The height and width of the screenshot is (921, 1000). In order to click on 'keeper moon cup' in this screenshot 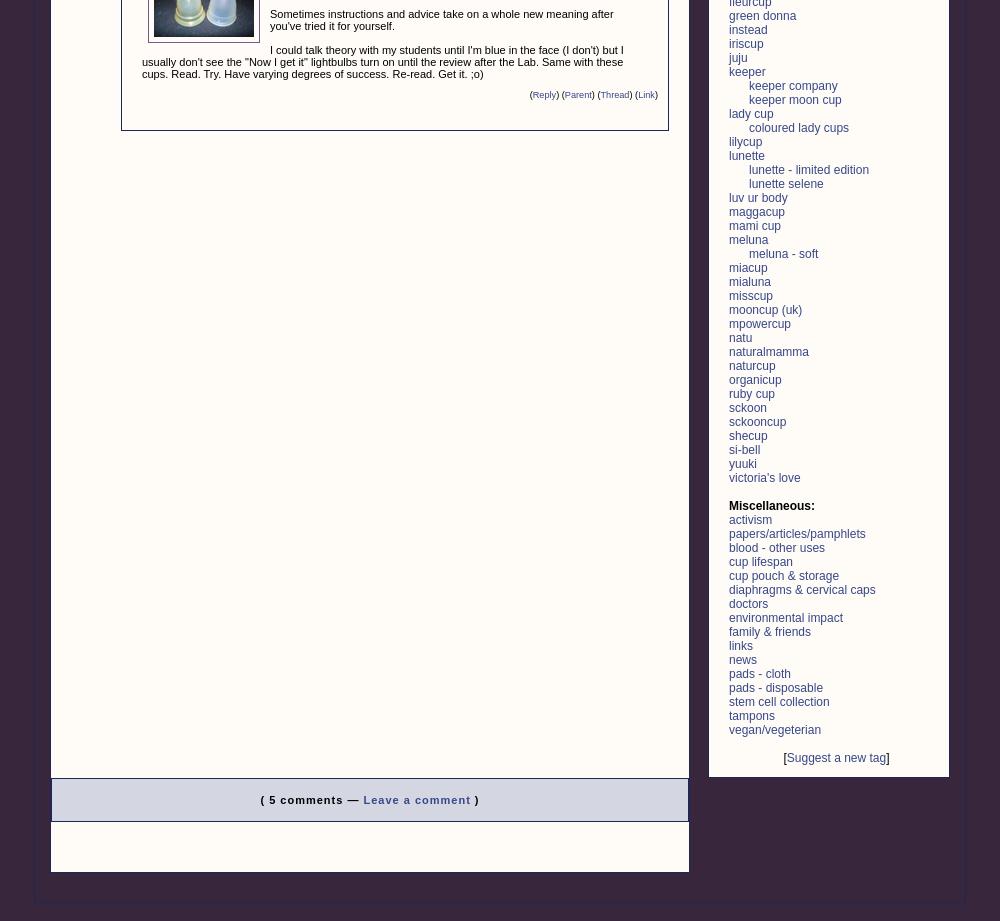, I will do `click(795, 100)`.